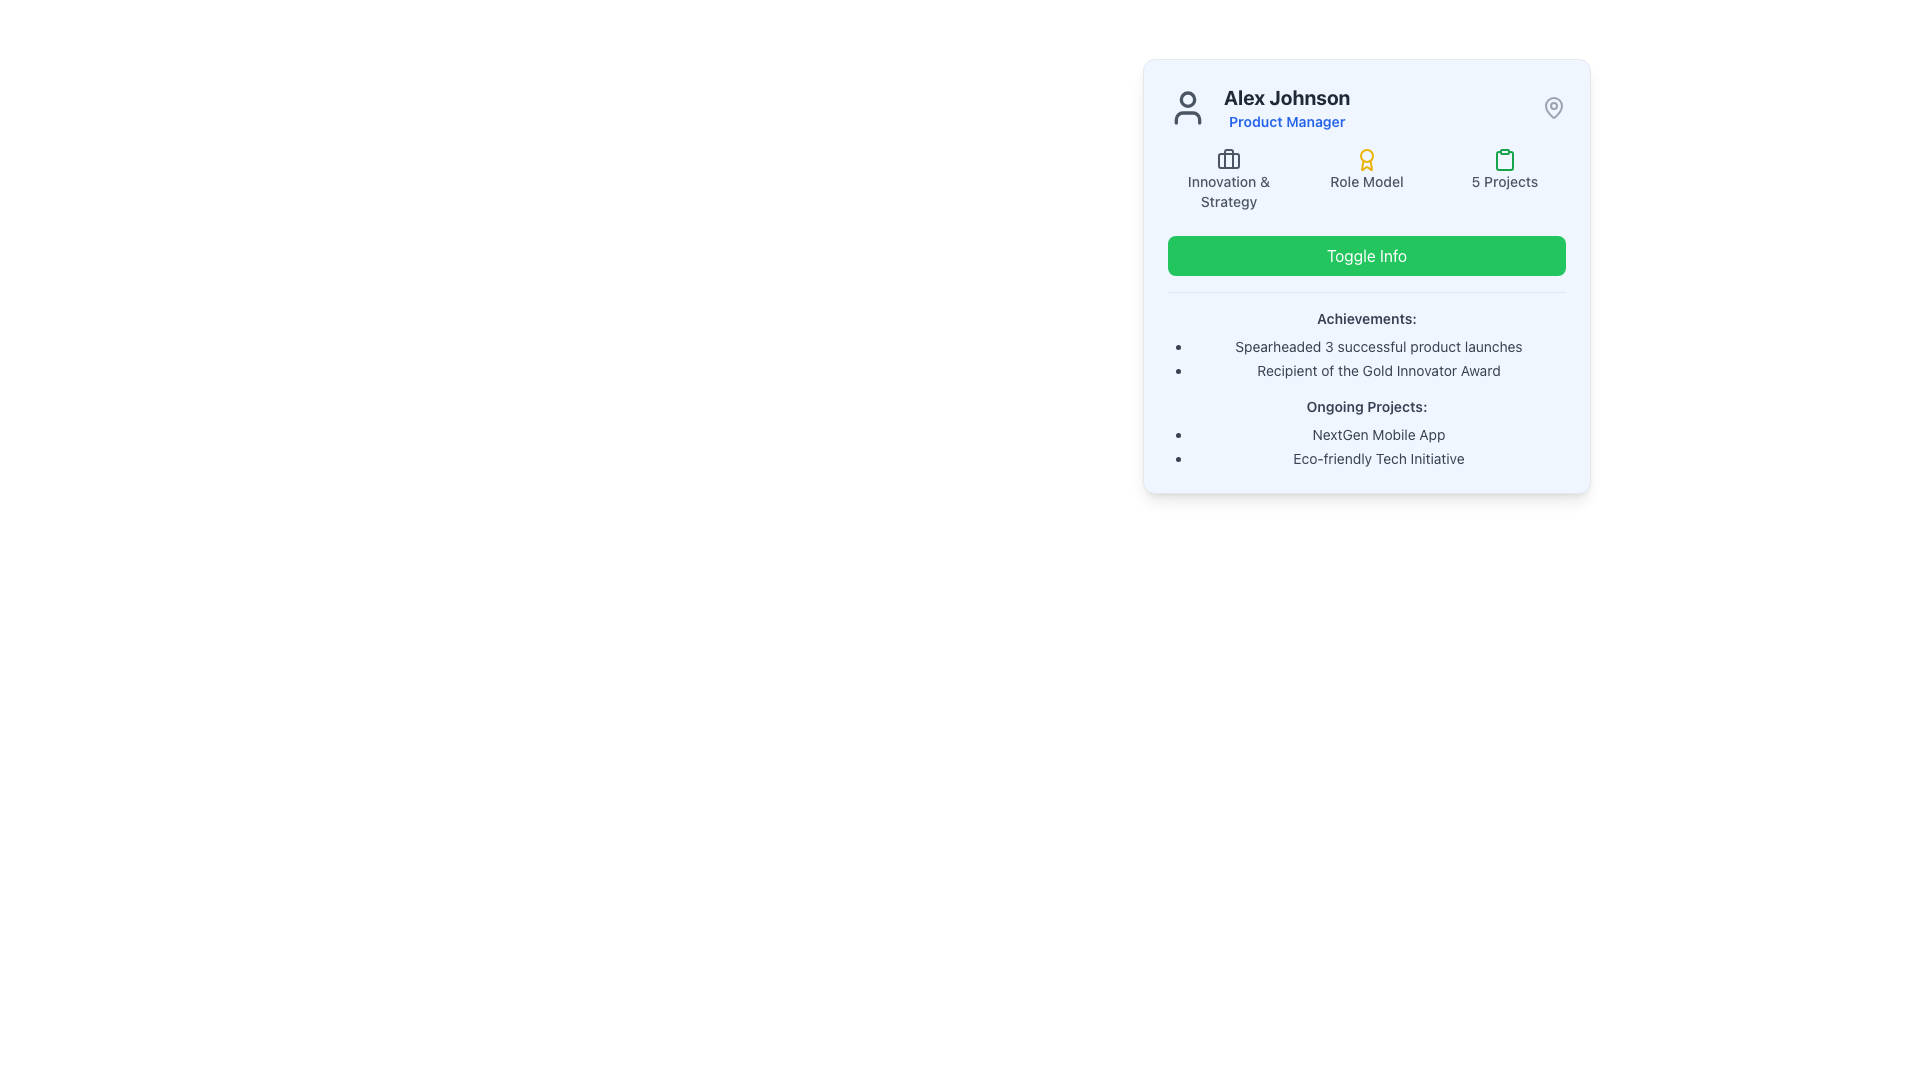 The image size is (1920, 1080). I want to click on the 'Innovation & Strategy' badge located in the leftmost column of the grid layout, which serves as an indicator of a specific attribute associated with the user profile, so click(1227, 180).